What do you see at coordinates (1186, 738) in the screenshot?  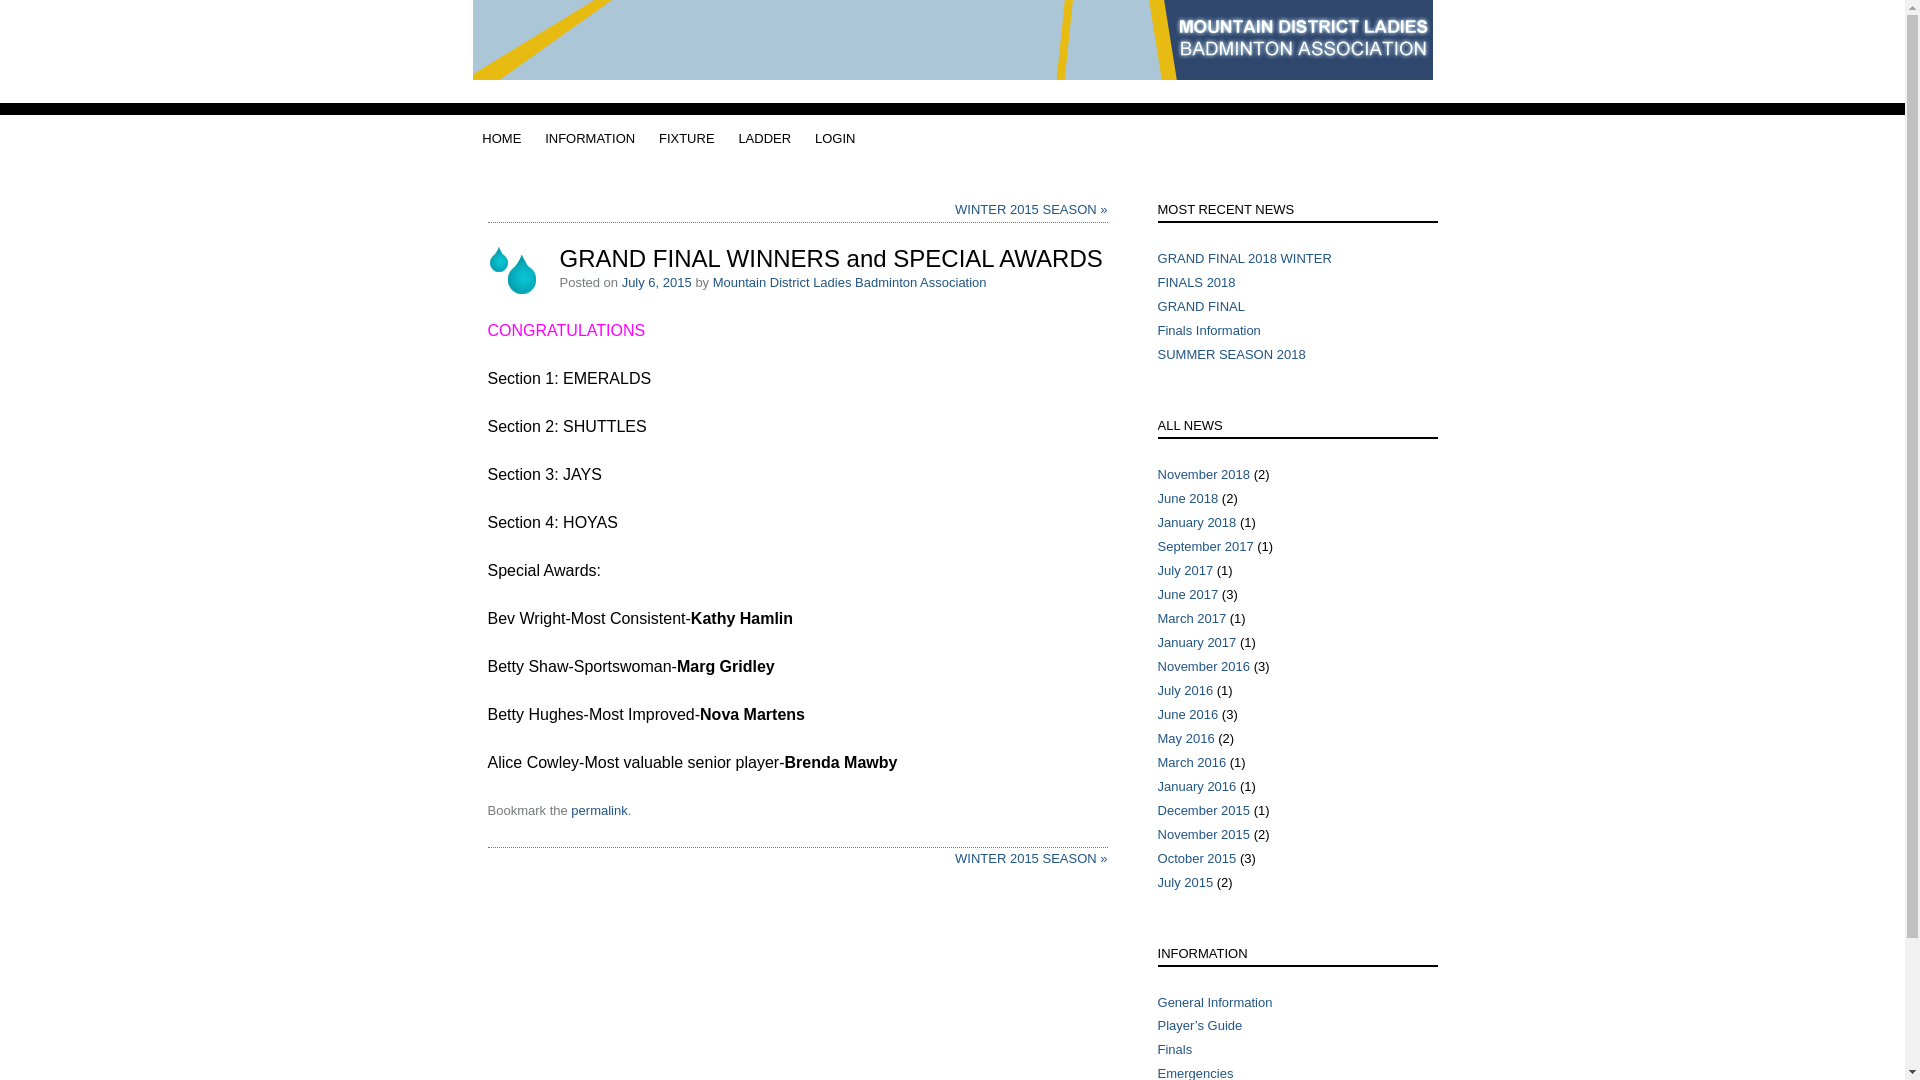 I see `'May 2016'` at bounding box center [1186, 738].